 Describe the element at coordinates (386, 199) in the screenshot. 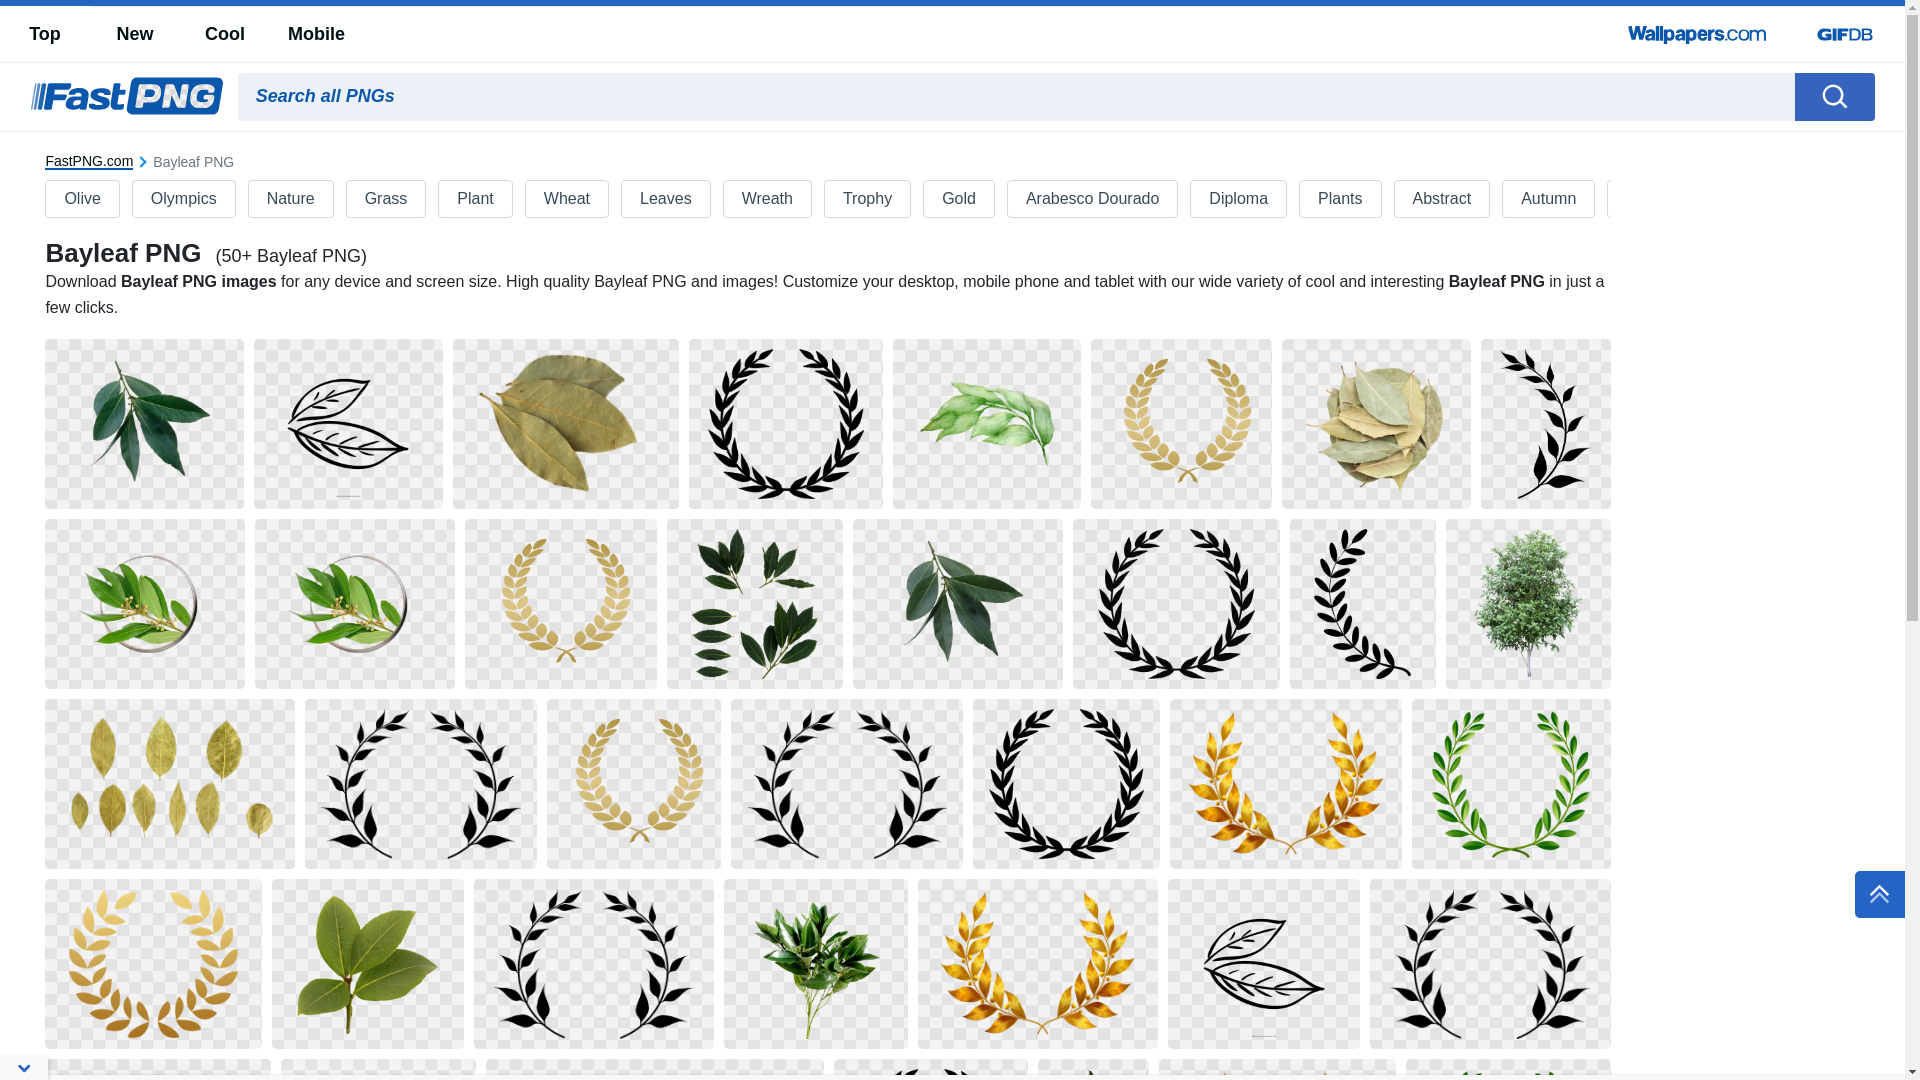

I see `'Grass'` at that location.